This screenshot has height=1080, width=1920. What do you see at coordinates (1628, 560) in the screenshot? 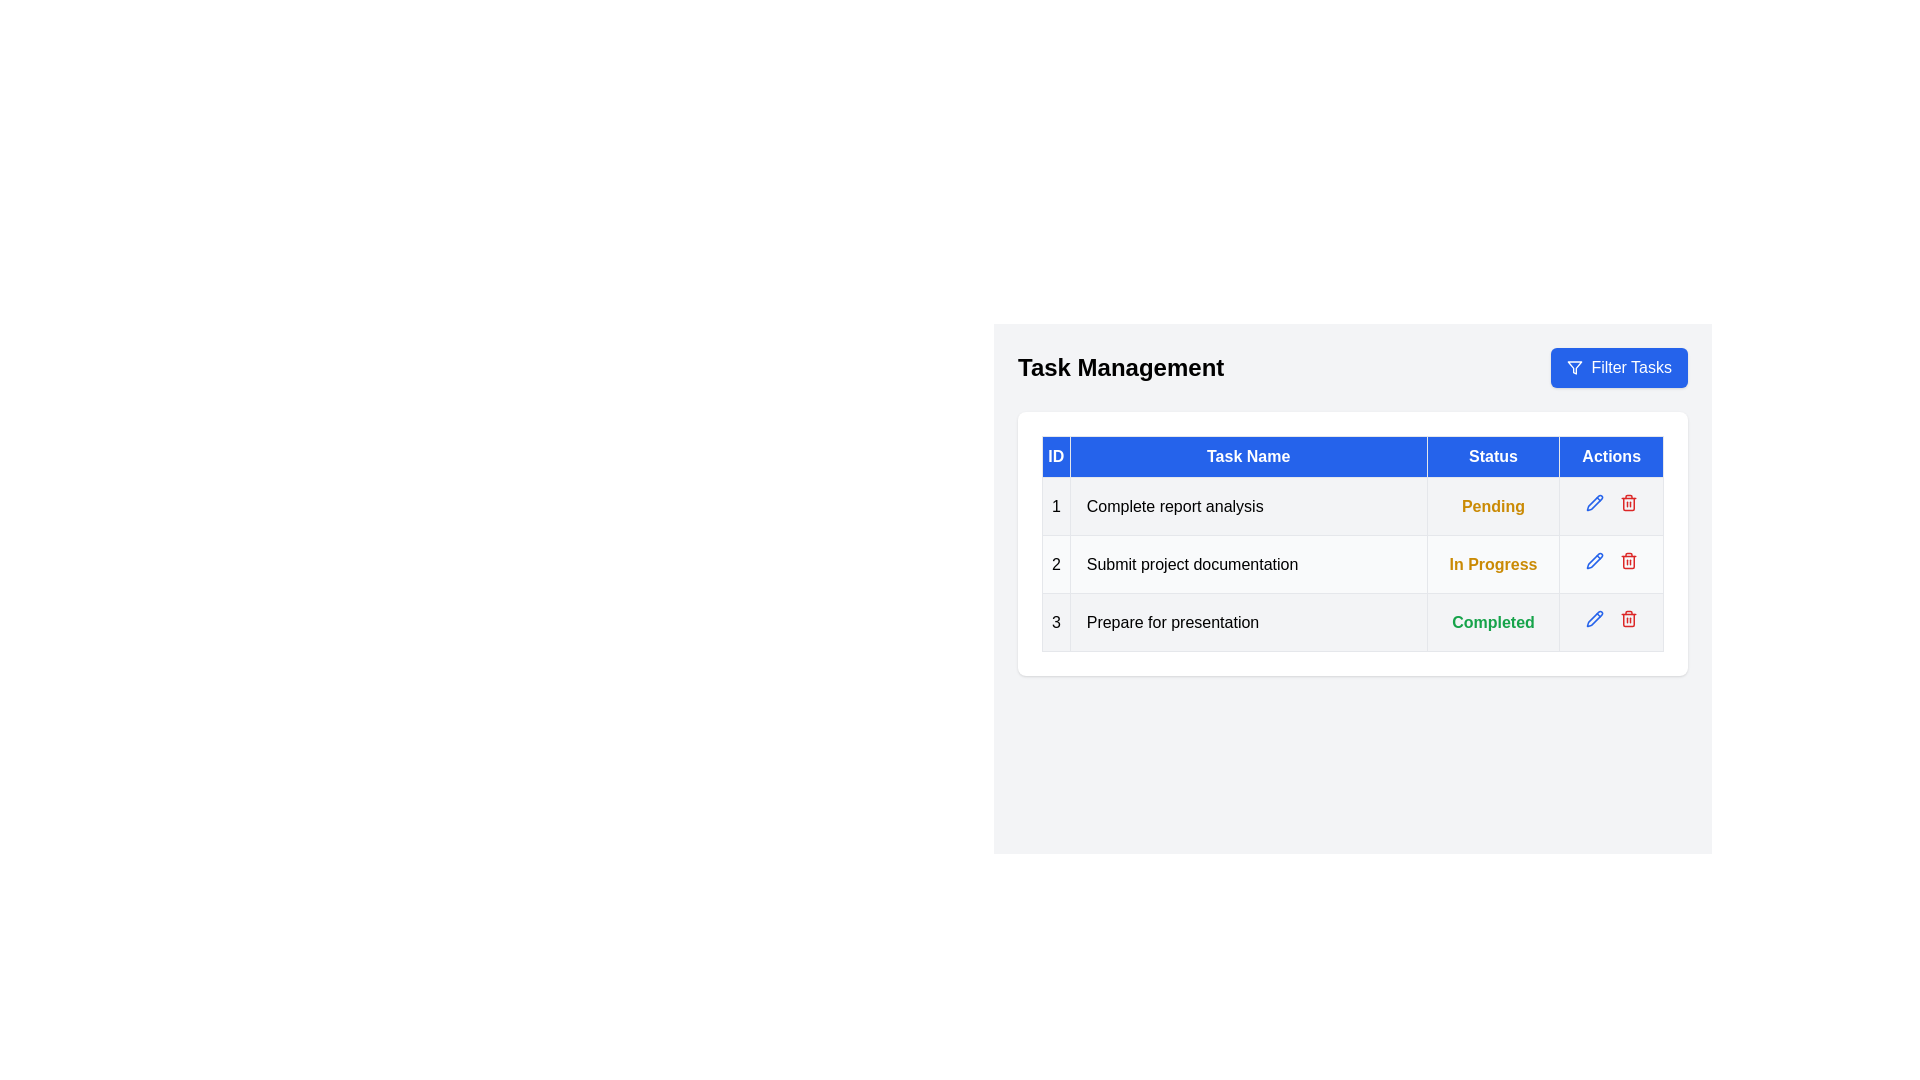
I see `trash can icon next to the task with ID 2` at bounding box center [1628, 560].